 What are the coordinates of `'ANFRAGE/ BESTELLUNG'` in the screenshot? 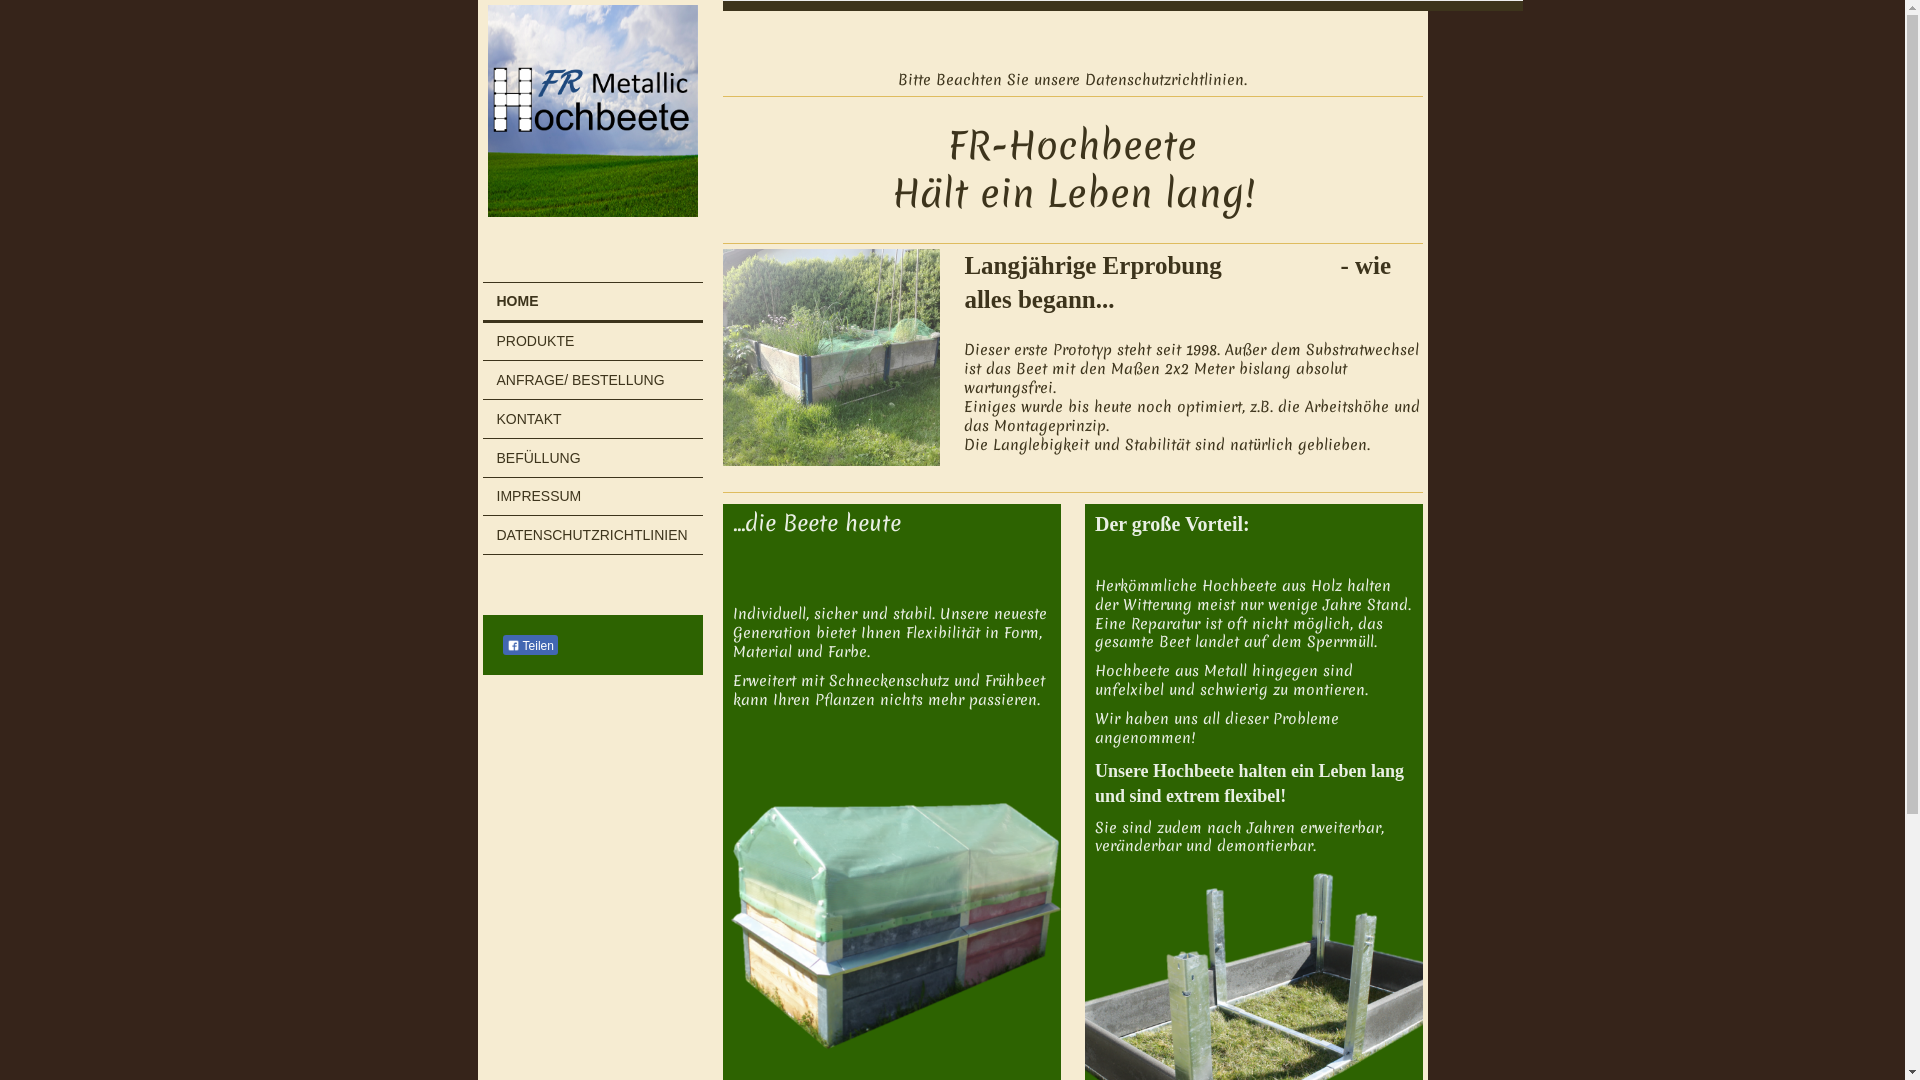 It's located at (591, 380).